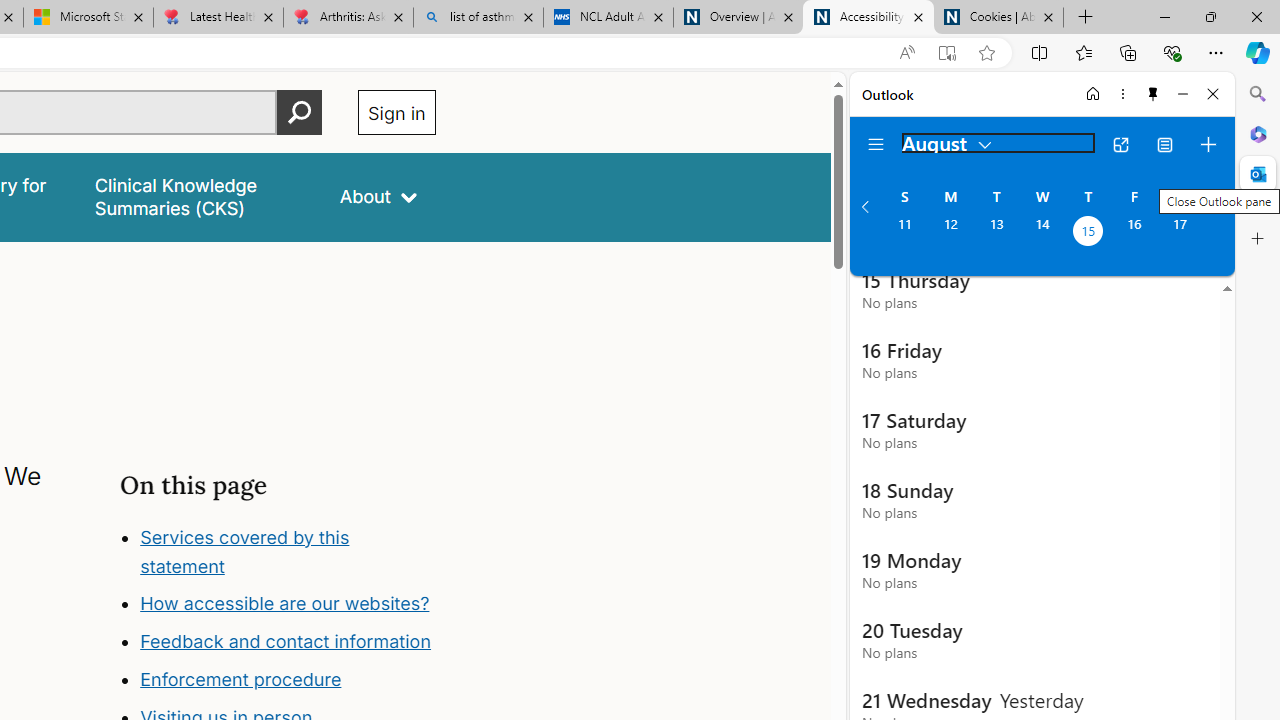 Image resolution: width=1280 pixels, height=720 pixels. Describe the element at coordinates (1180, 232) in the screenshot. I see `'Saturday, August 17, 2024. '` at that location.